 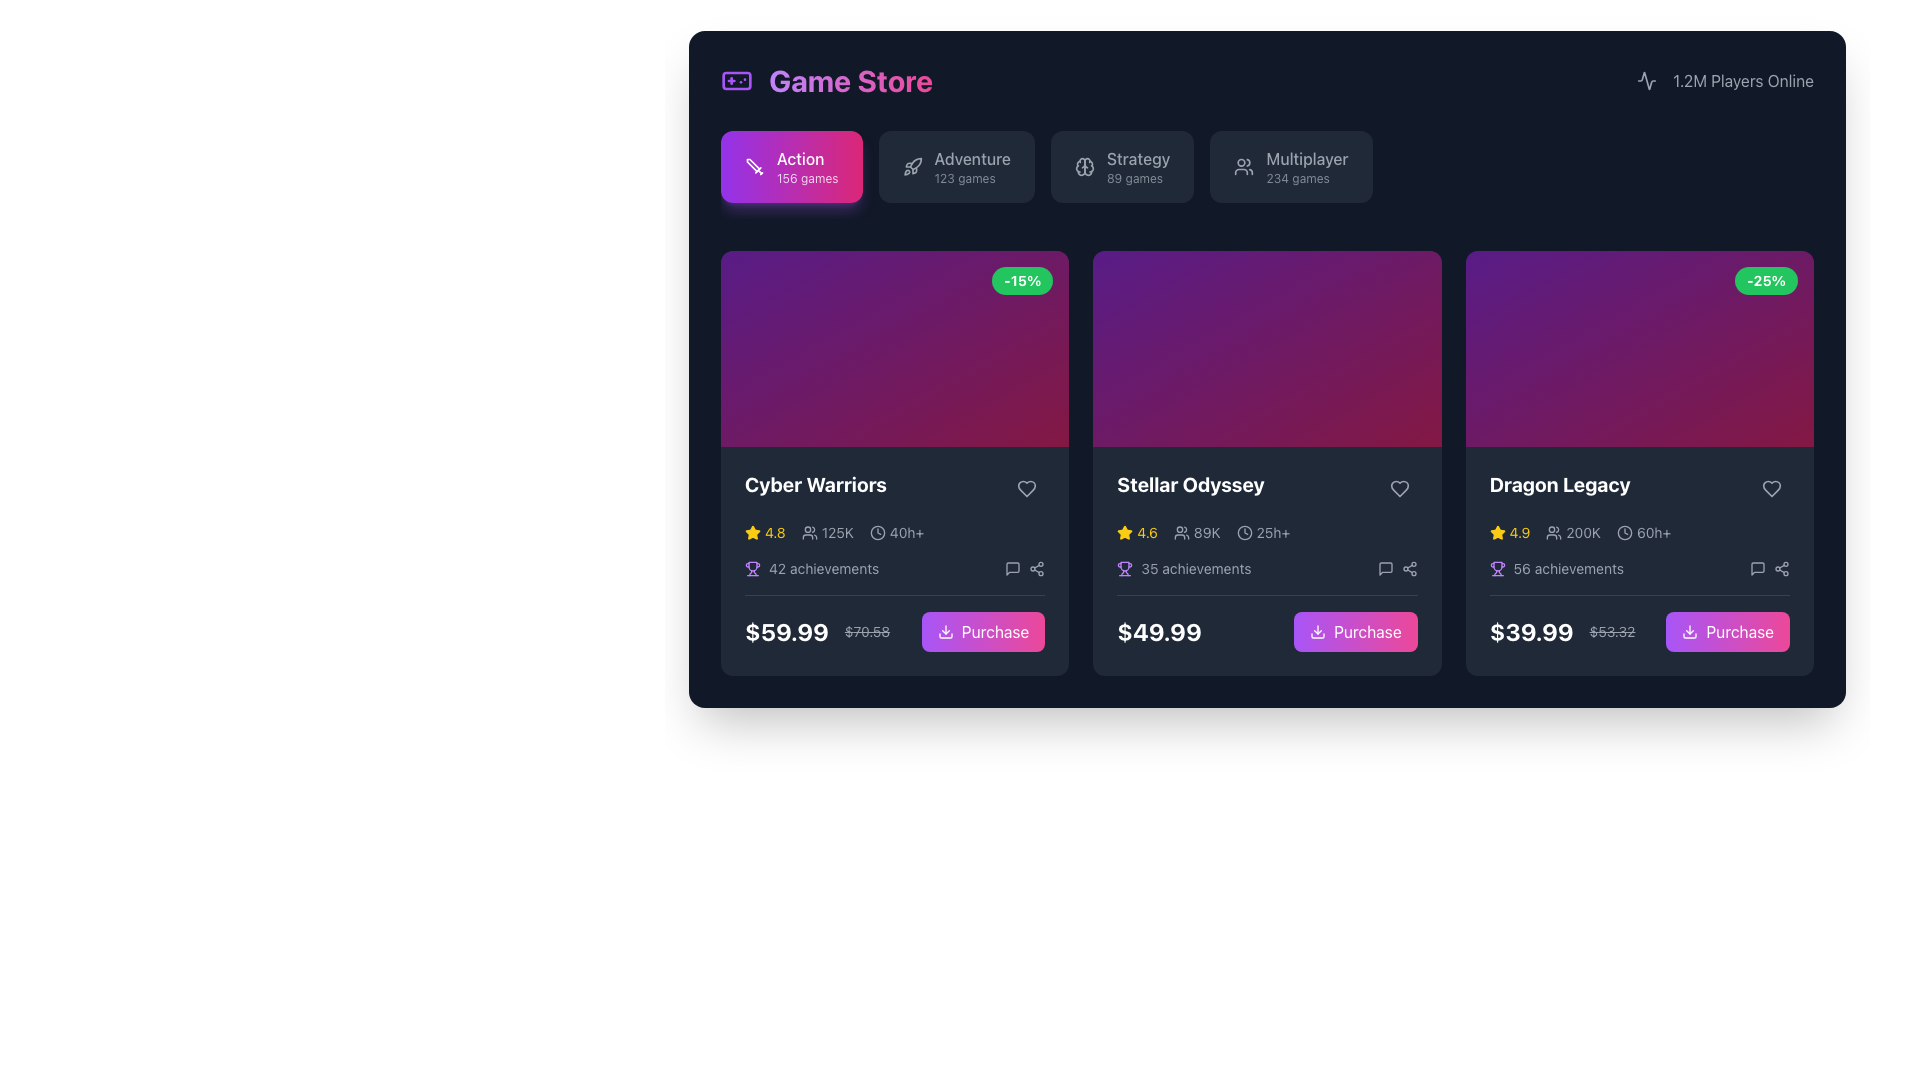 What do you see at coordinates (1266, 531) in the screenshot?
I see `the details displayed in the Informational cluster for the game 'Stellar Odyssey', located in the center panel below the game title and above the achievements count` at bounding box center [1266, 531].